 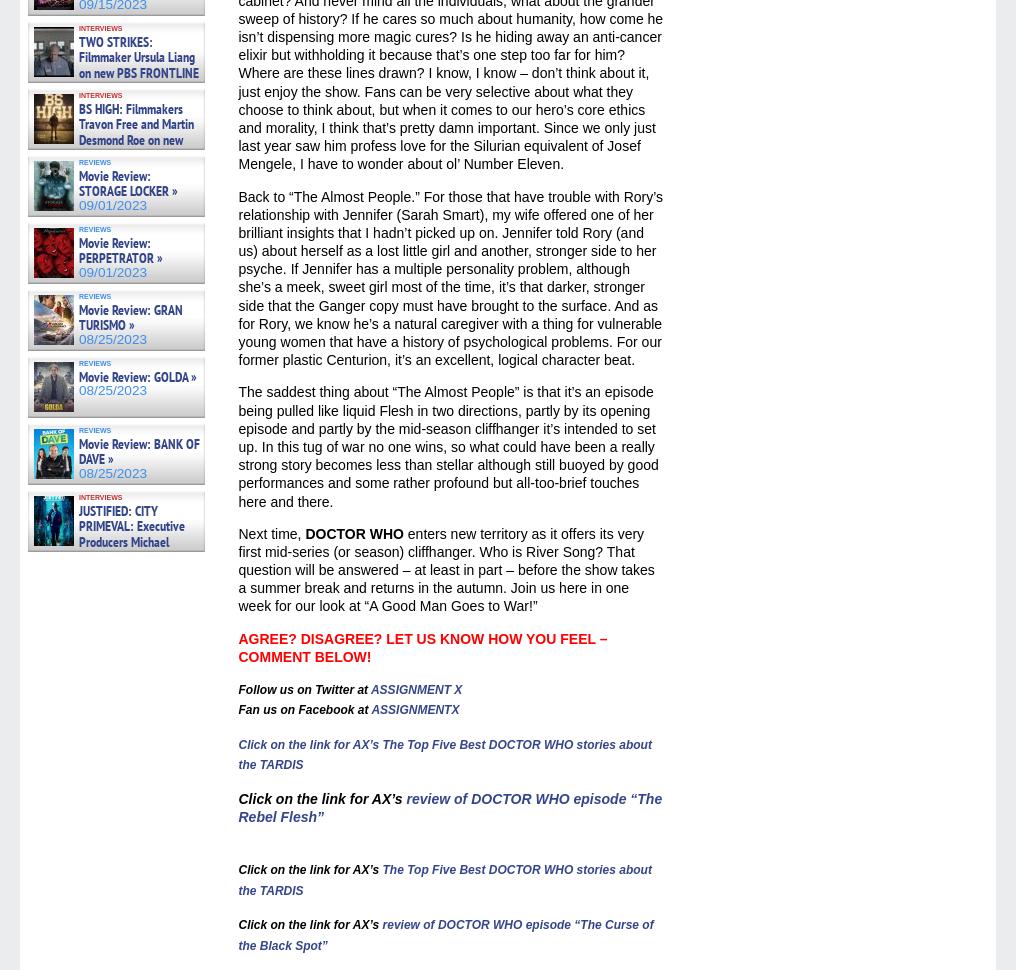 I want to click on 'Movie Review: PERPETRATOR »', so click(x=121, y=248).